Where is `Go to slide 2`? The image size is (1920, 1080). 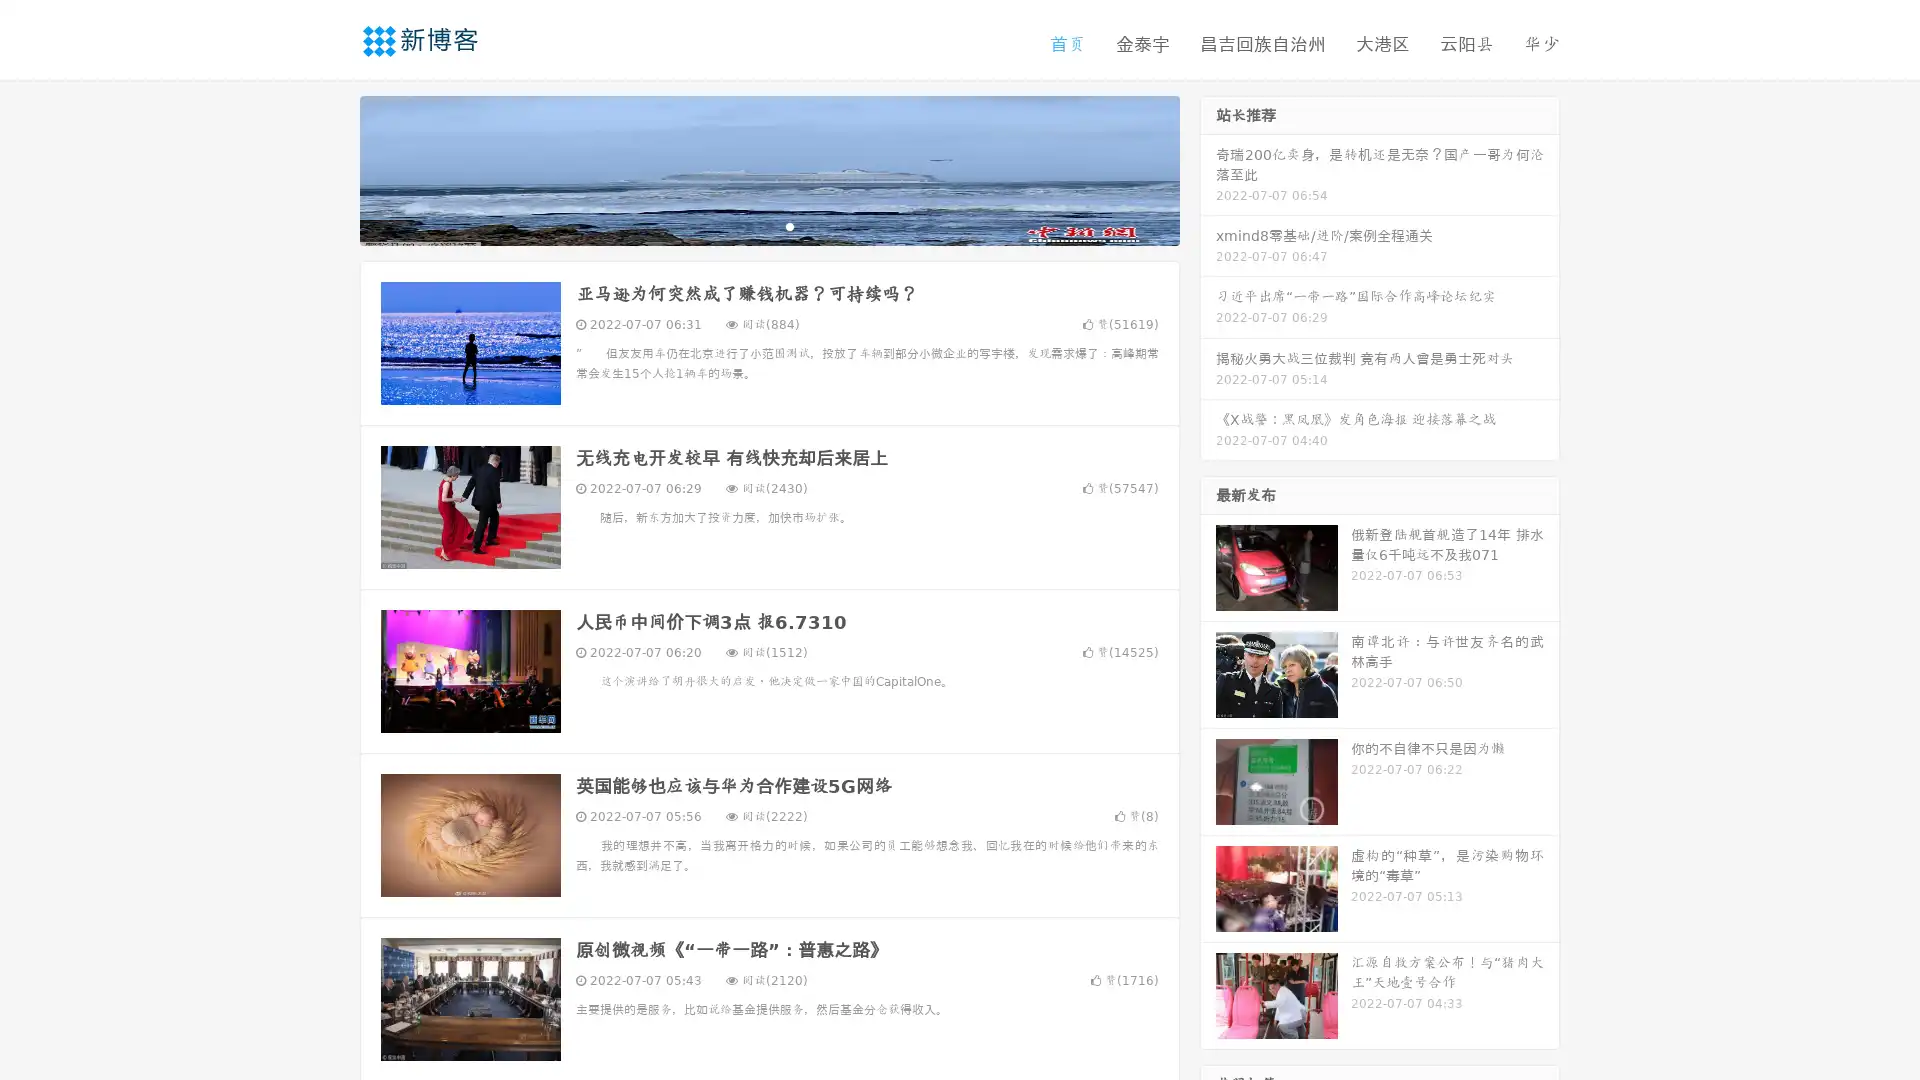
Go to slide 2 is located at coordinates (768, 225).